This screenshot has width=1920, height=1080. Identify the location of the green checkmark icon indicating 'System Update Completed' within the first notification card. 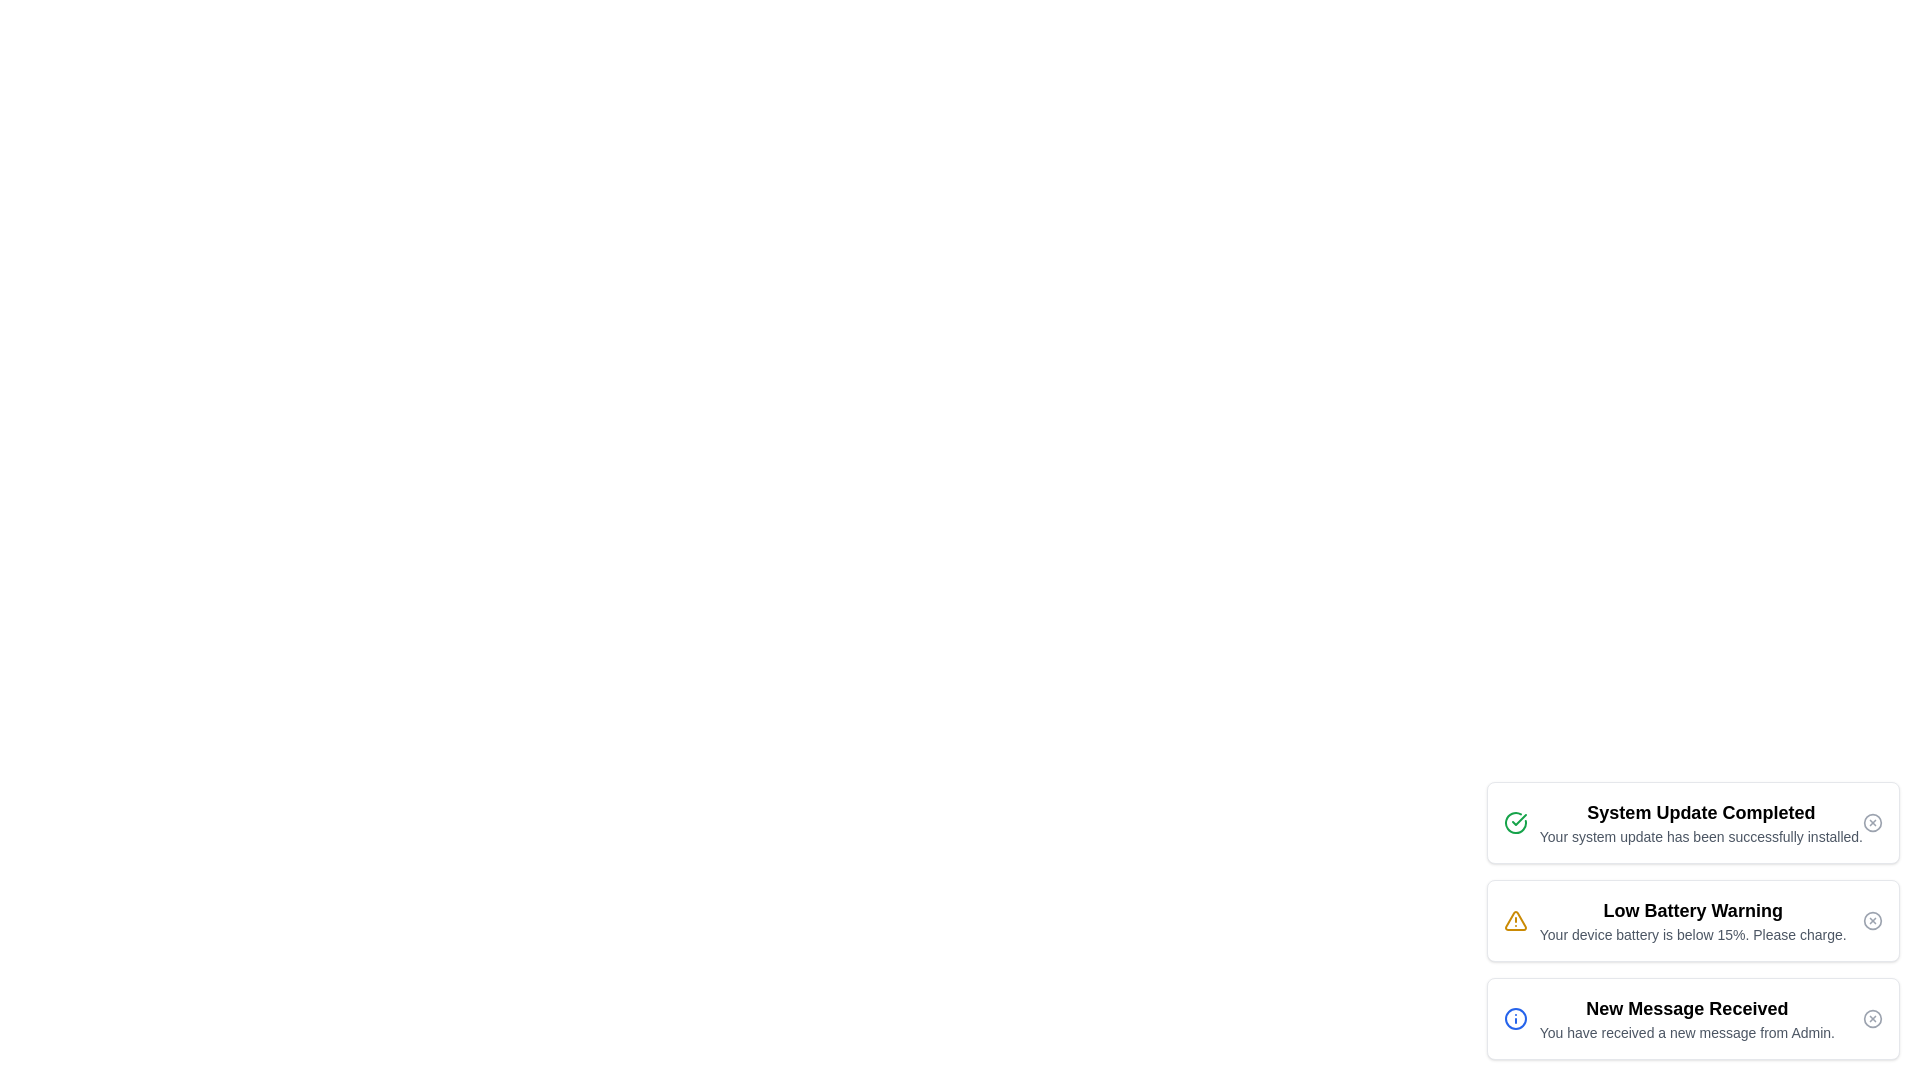
(1519, 820).